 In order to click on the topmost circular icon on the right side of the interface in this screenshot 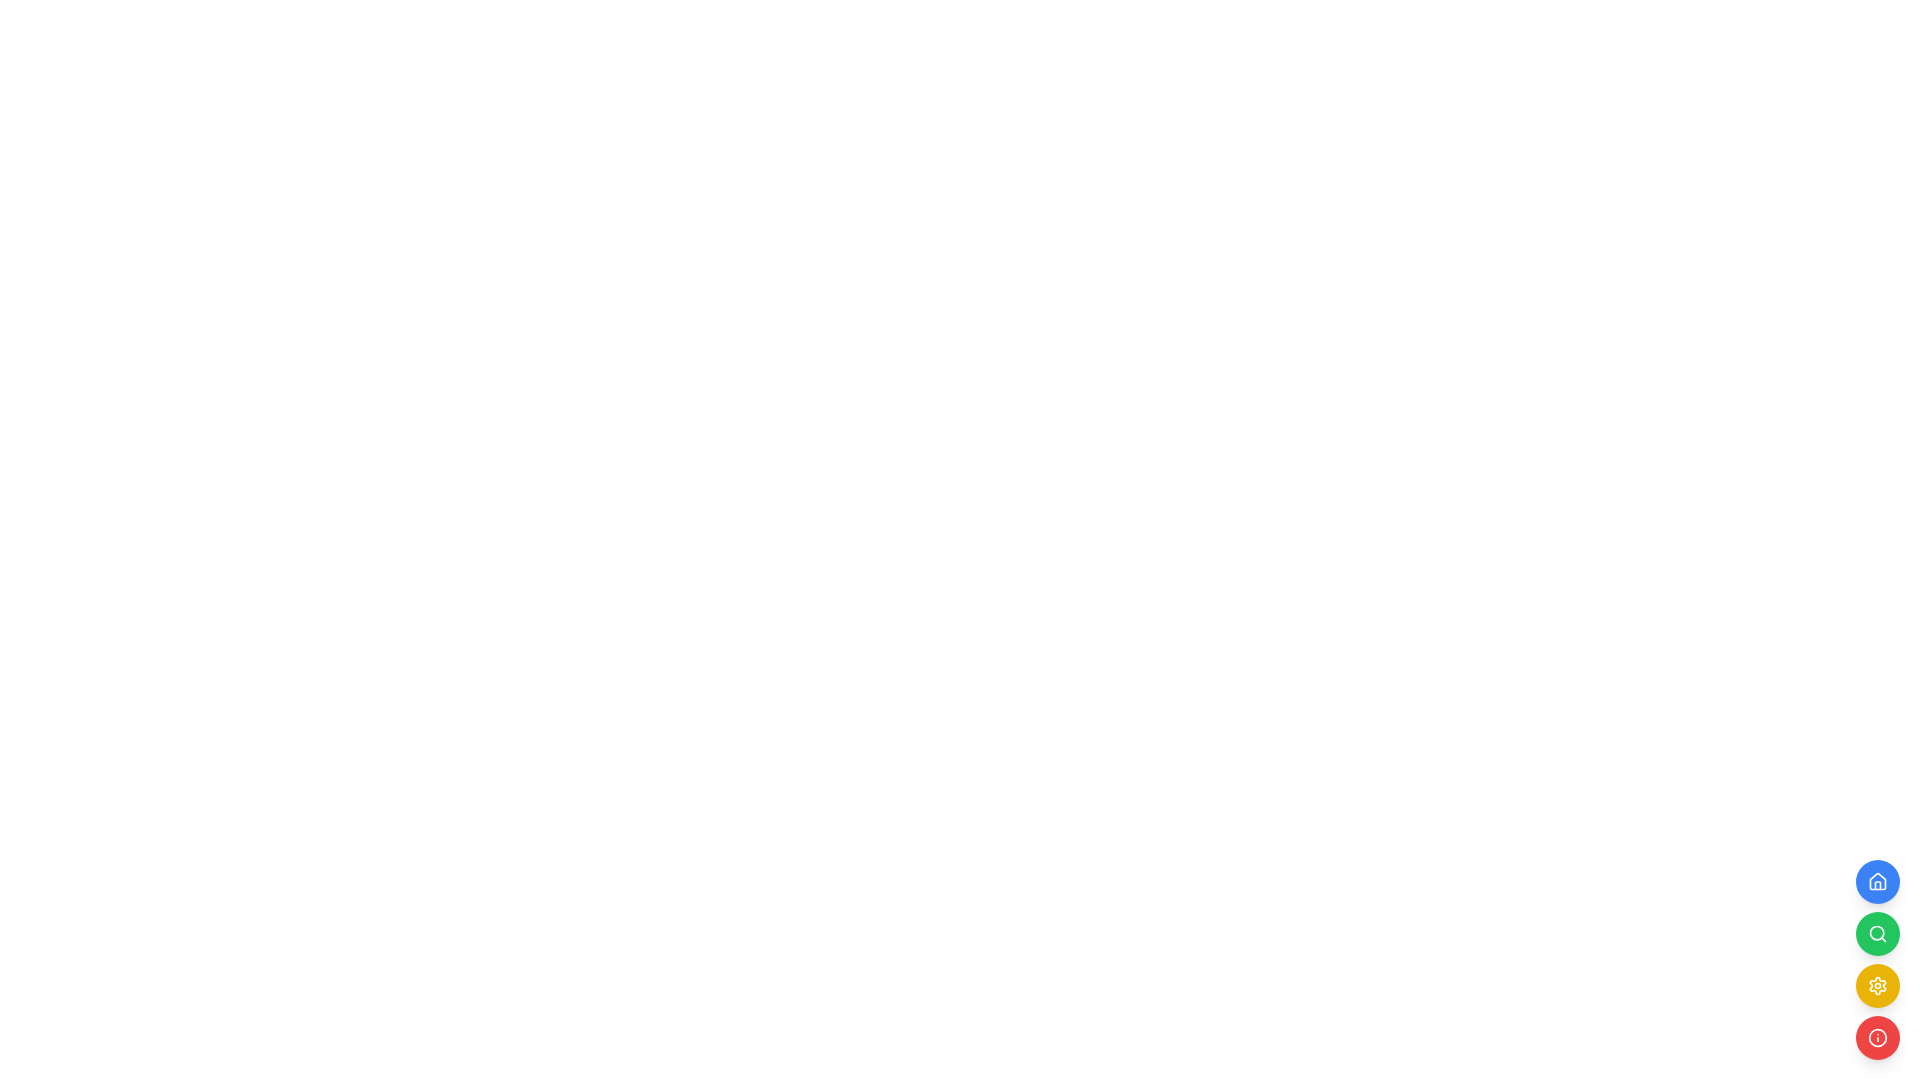, I will do `click(1876, 881)`.